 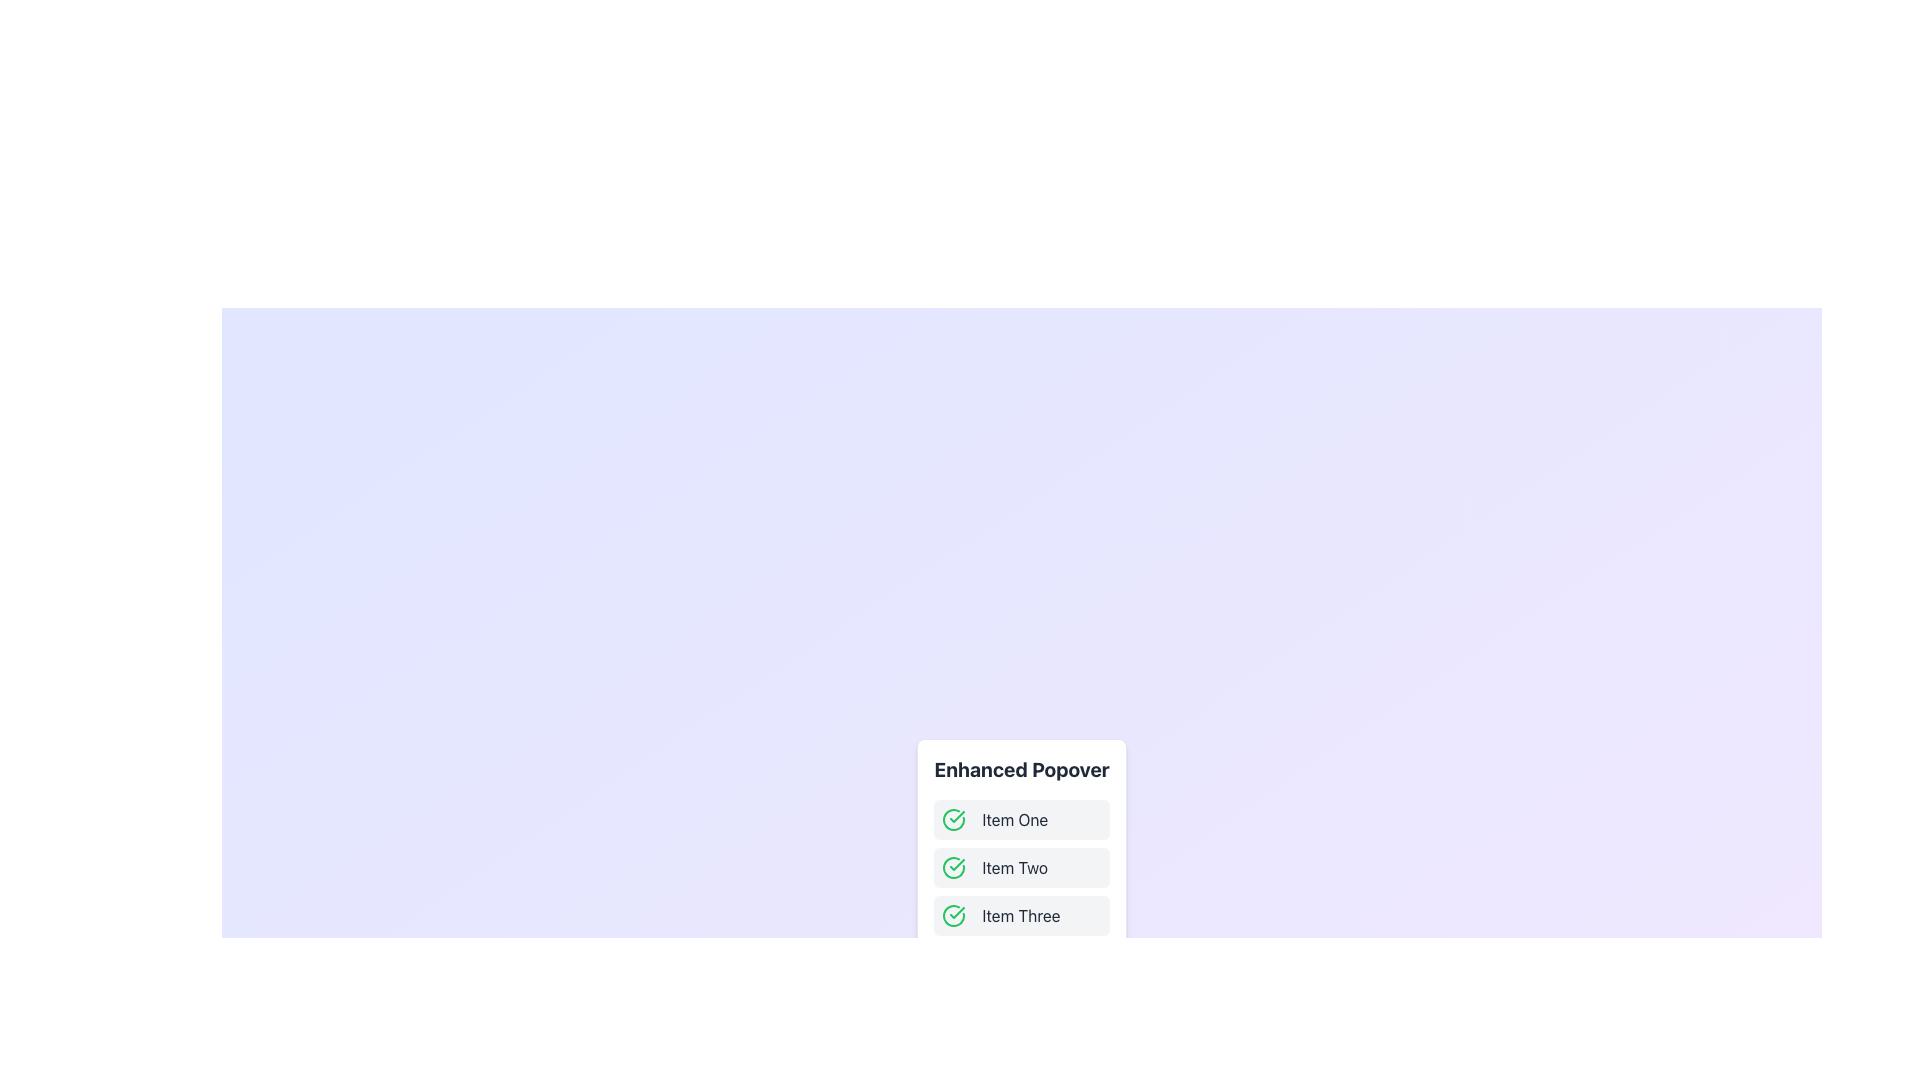 What do you see at coordinates (953, 820) in the screenshot?
I see `the icon indicating a successful or completed status for 'Item One', which is located to the left of the text 'Item One'` at bounding box center [953, 820].